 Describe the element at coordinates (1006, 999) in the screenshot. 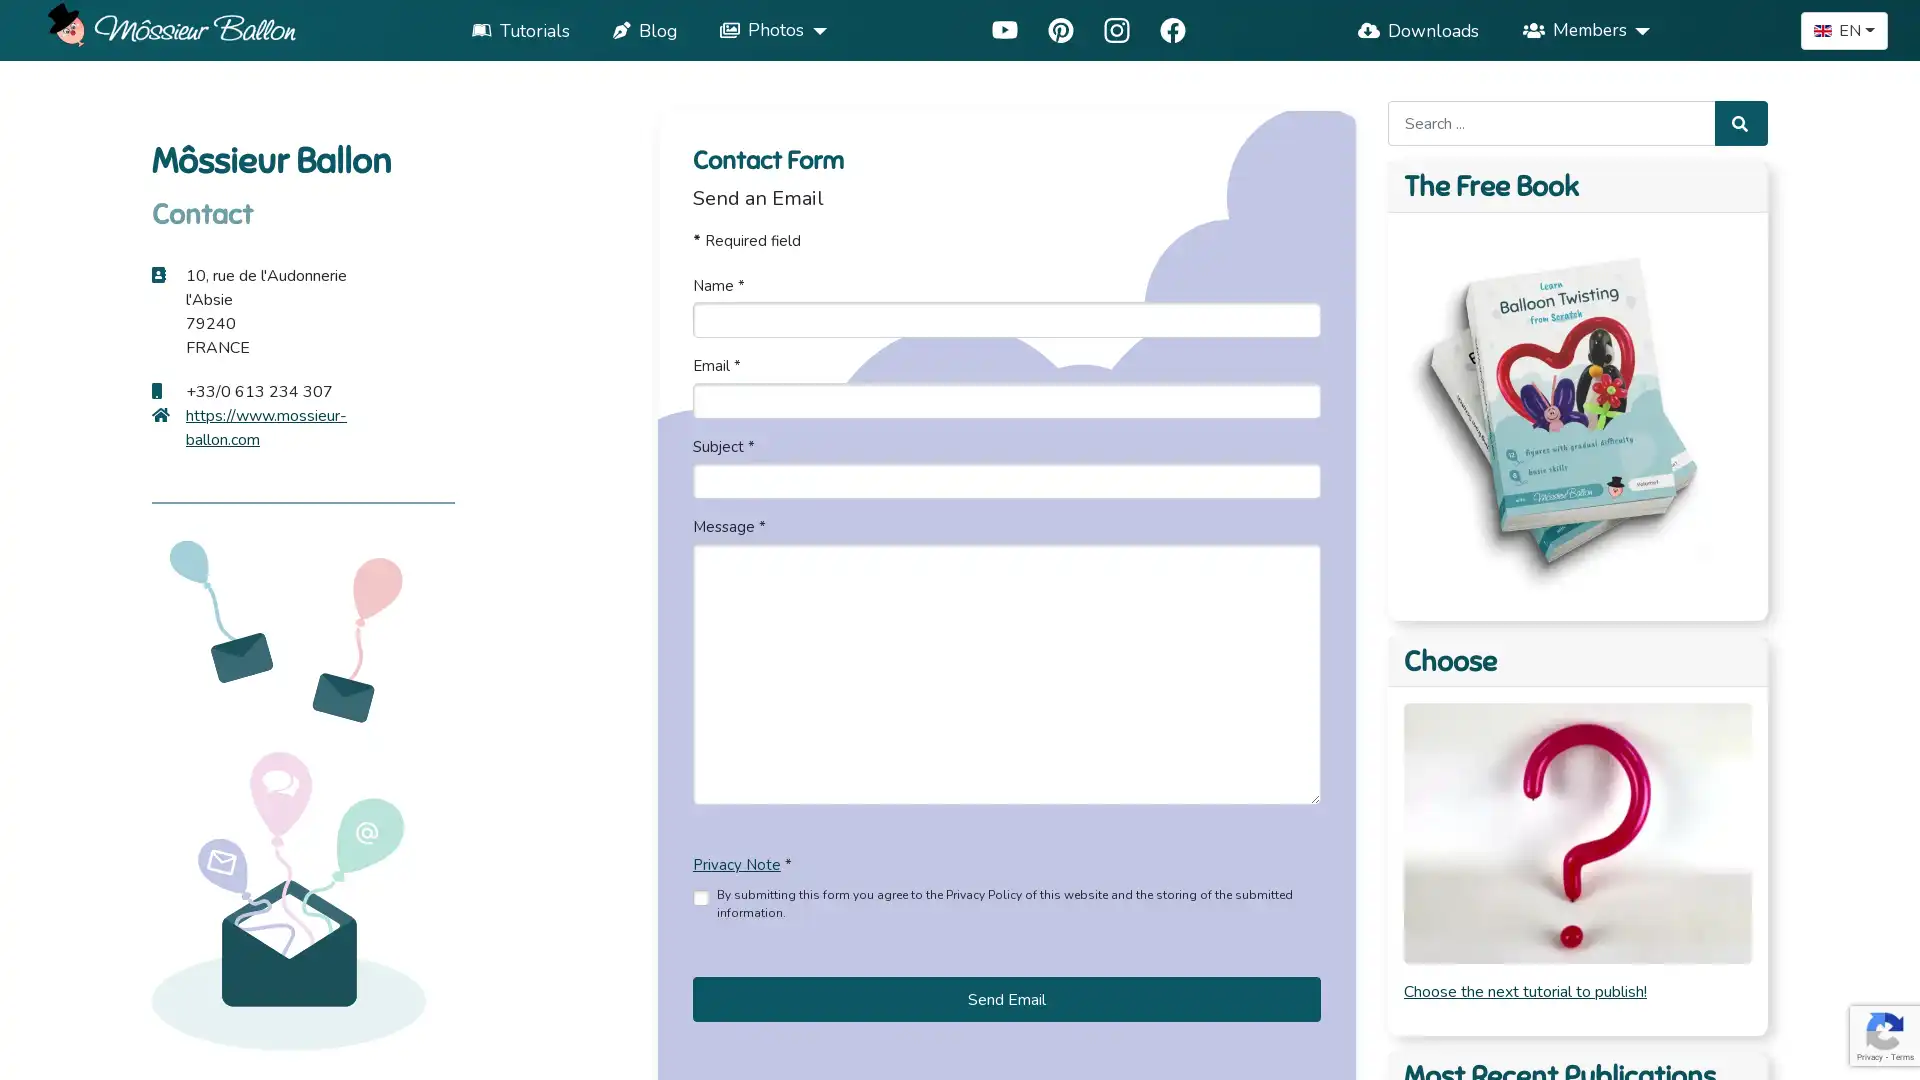

I see `Send Email` at that location.